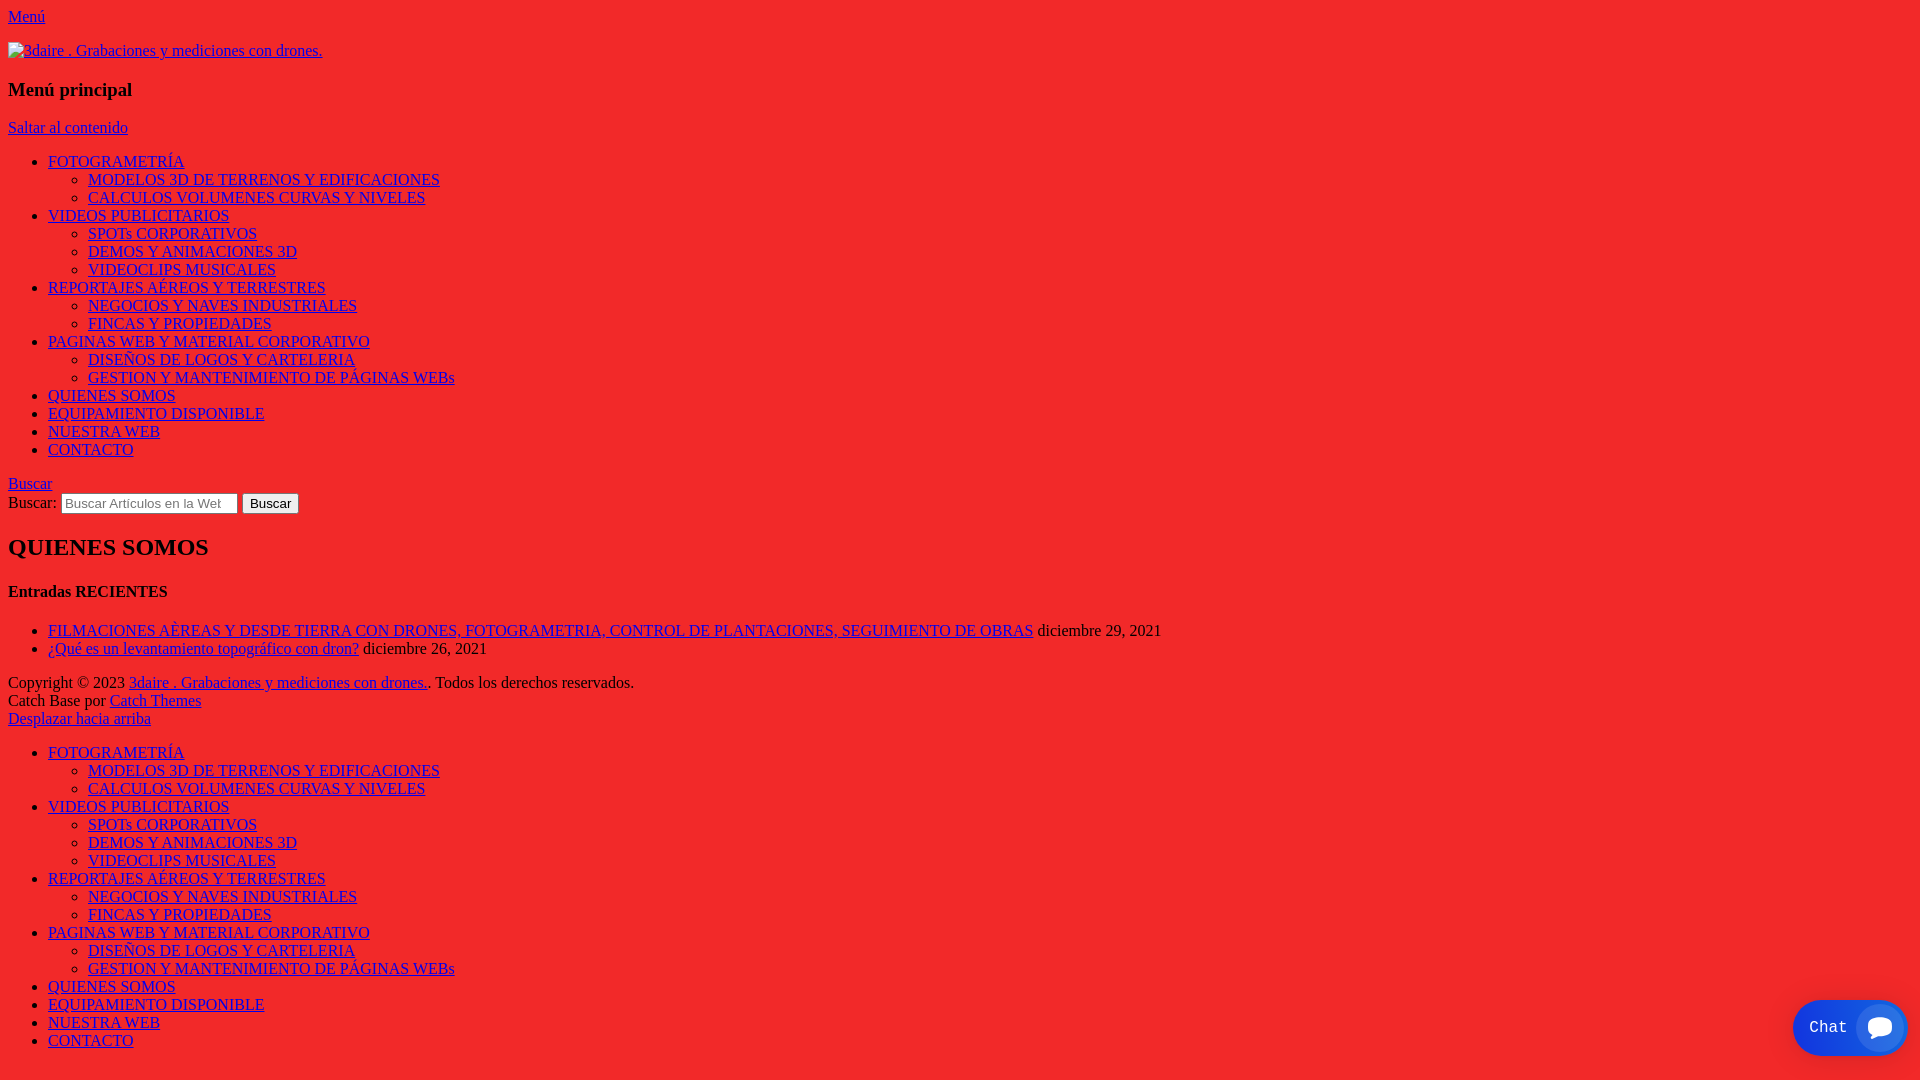 The width and height of the screenshot is (1920, 1080). Describe the element at coordinates (155, 699) in the screenshot. I see `'Catch Themes'` at that location.